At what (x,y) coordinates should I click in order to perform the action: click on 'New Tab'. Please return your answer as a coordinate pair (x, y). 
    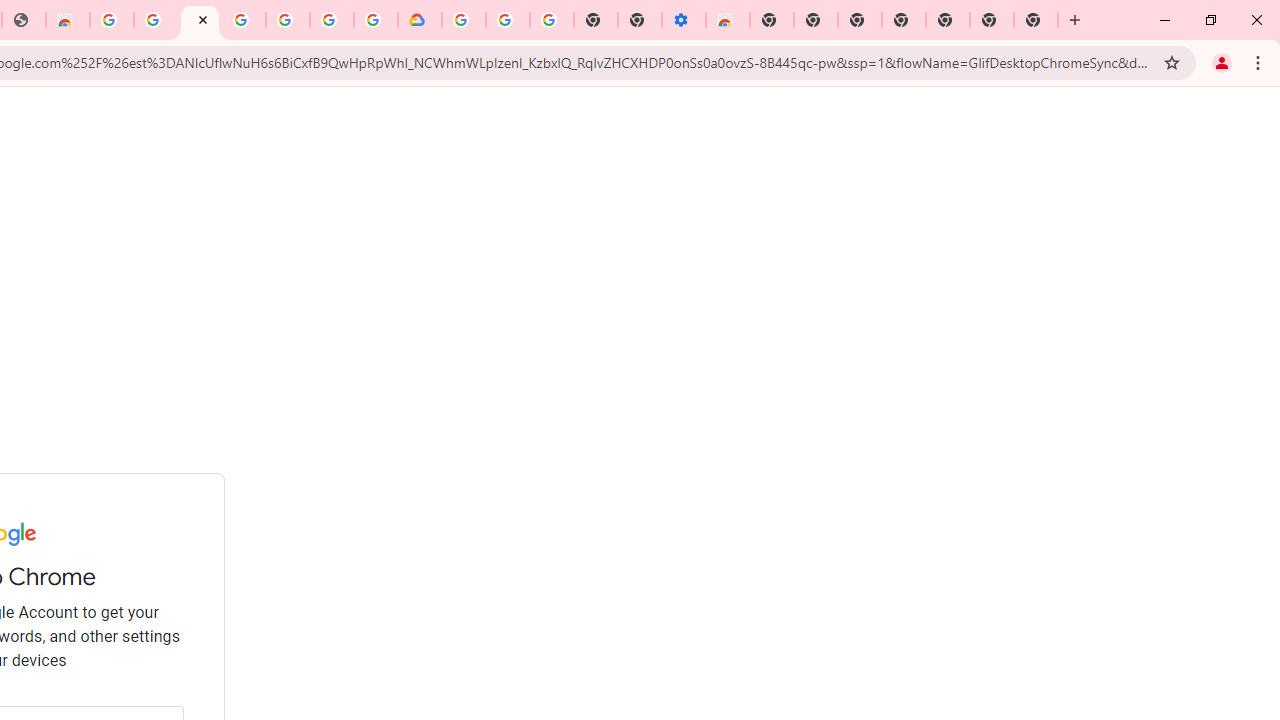
    Looking at the image, I should click on (1036, 20).